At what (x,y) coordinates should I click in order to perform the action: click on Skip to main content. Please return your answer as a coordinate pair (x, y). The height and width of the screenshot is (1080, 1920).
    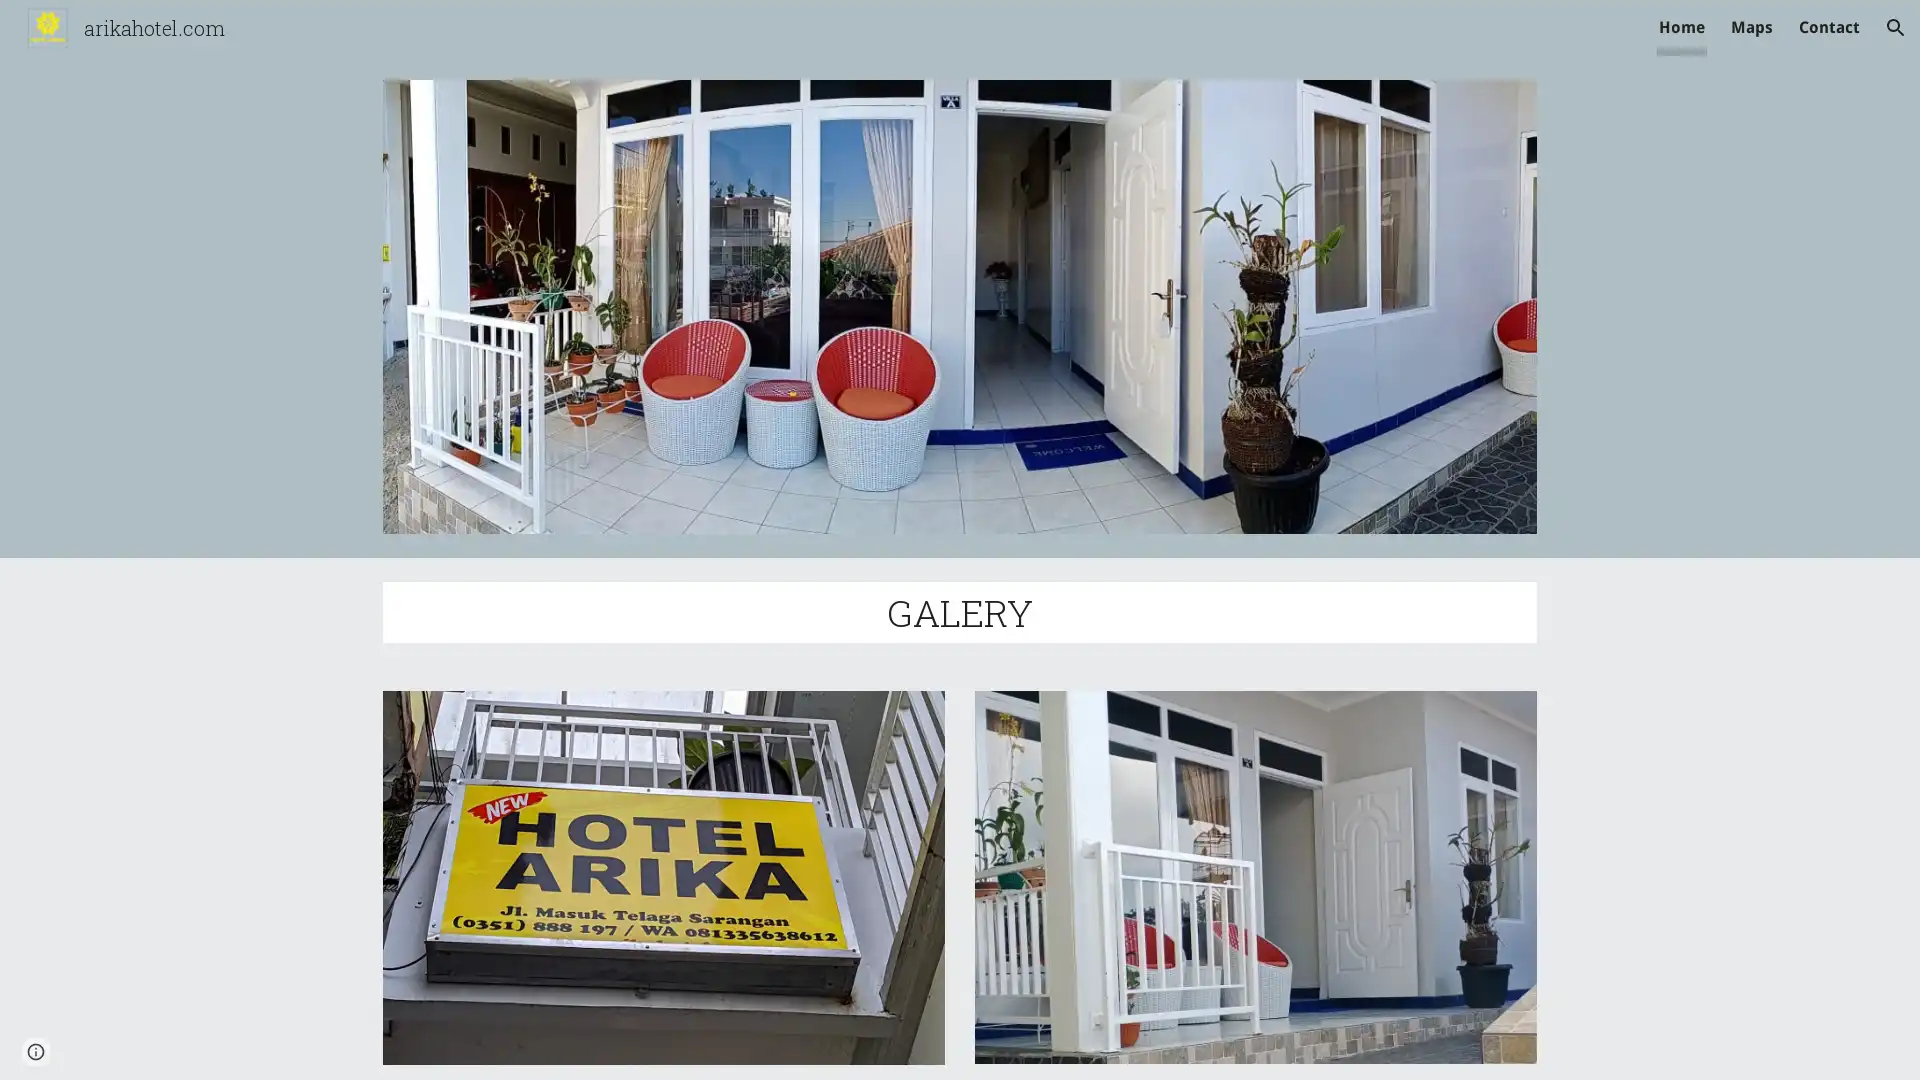
    Looking at the image, I should click on (787, 37).